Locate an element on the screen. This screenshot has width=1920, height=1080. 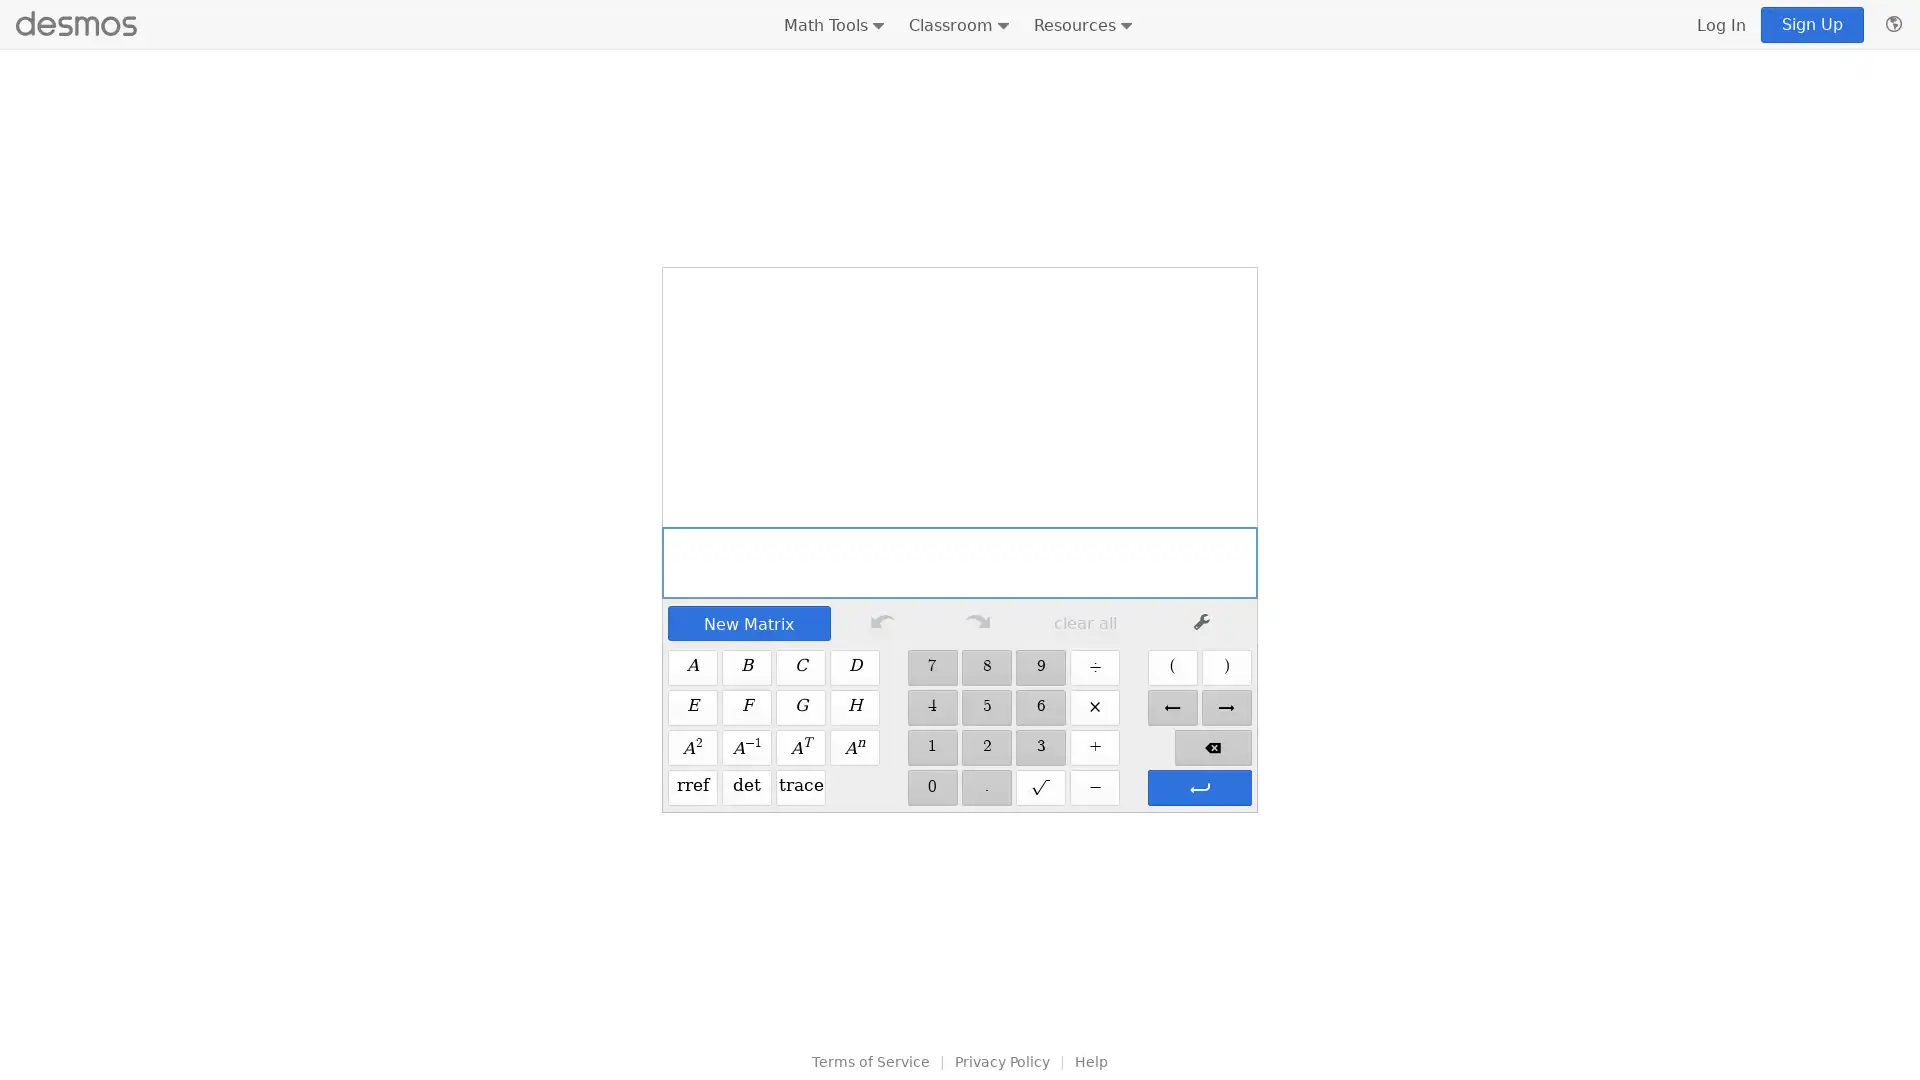
Reduced row echelon form is located at coordinates (692, 786).